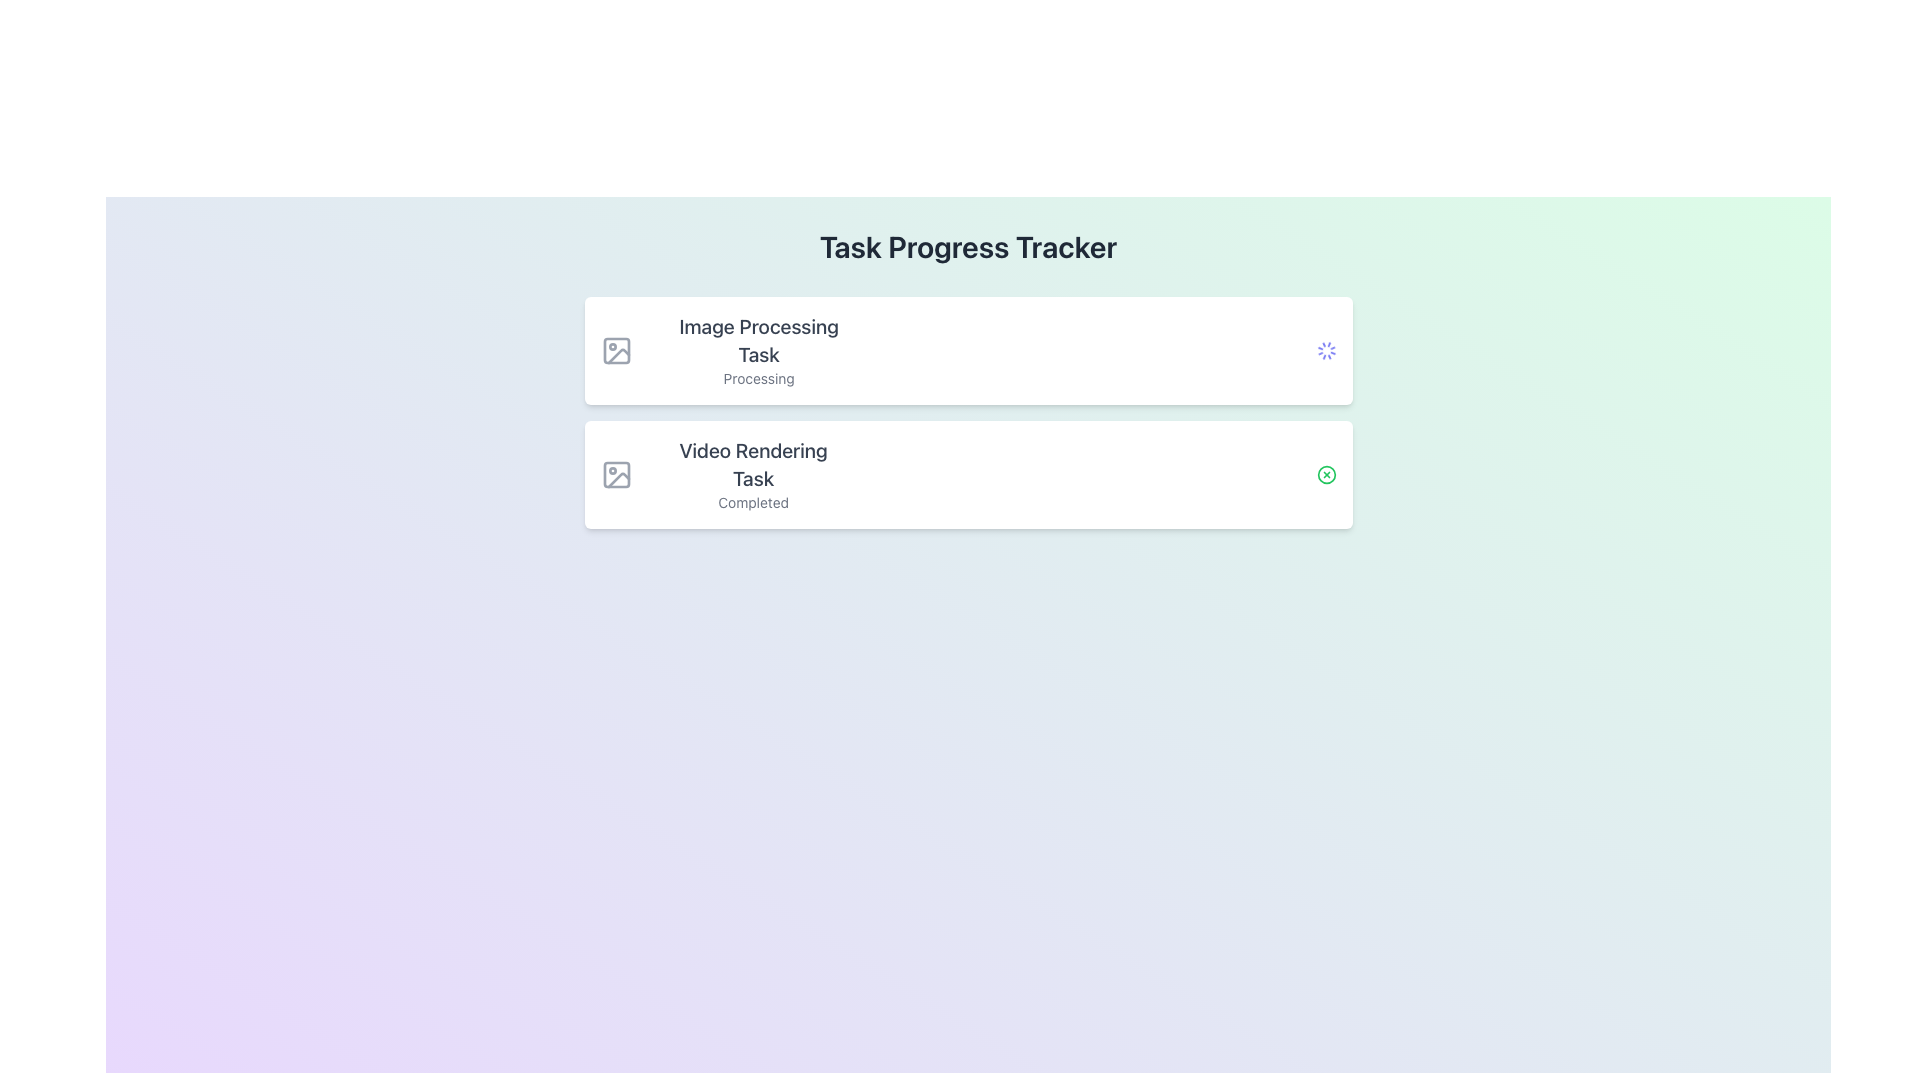 This screenshot has height=1080, width=1920. Describe the element at coordinates (752, 501) in the screenshot. I see `the 'Completed' text label in gray color, which is located in the lower portion of the 'Video Rendering Task' card` at that location.